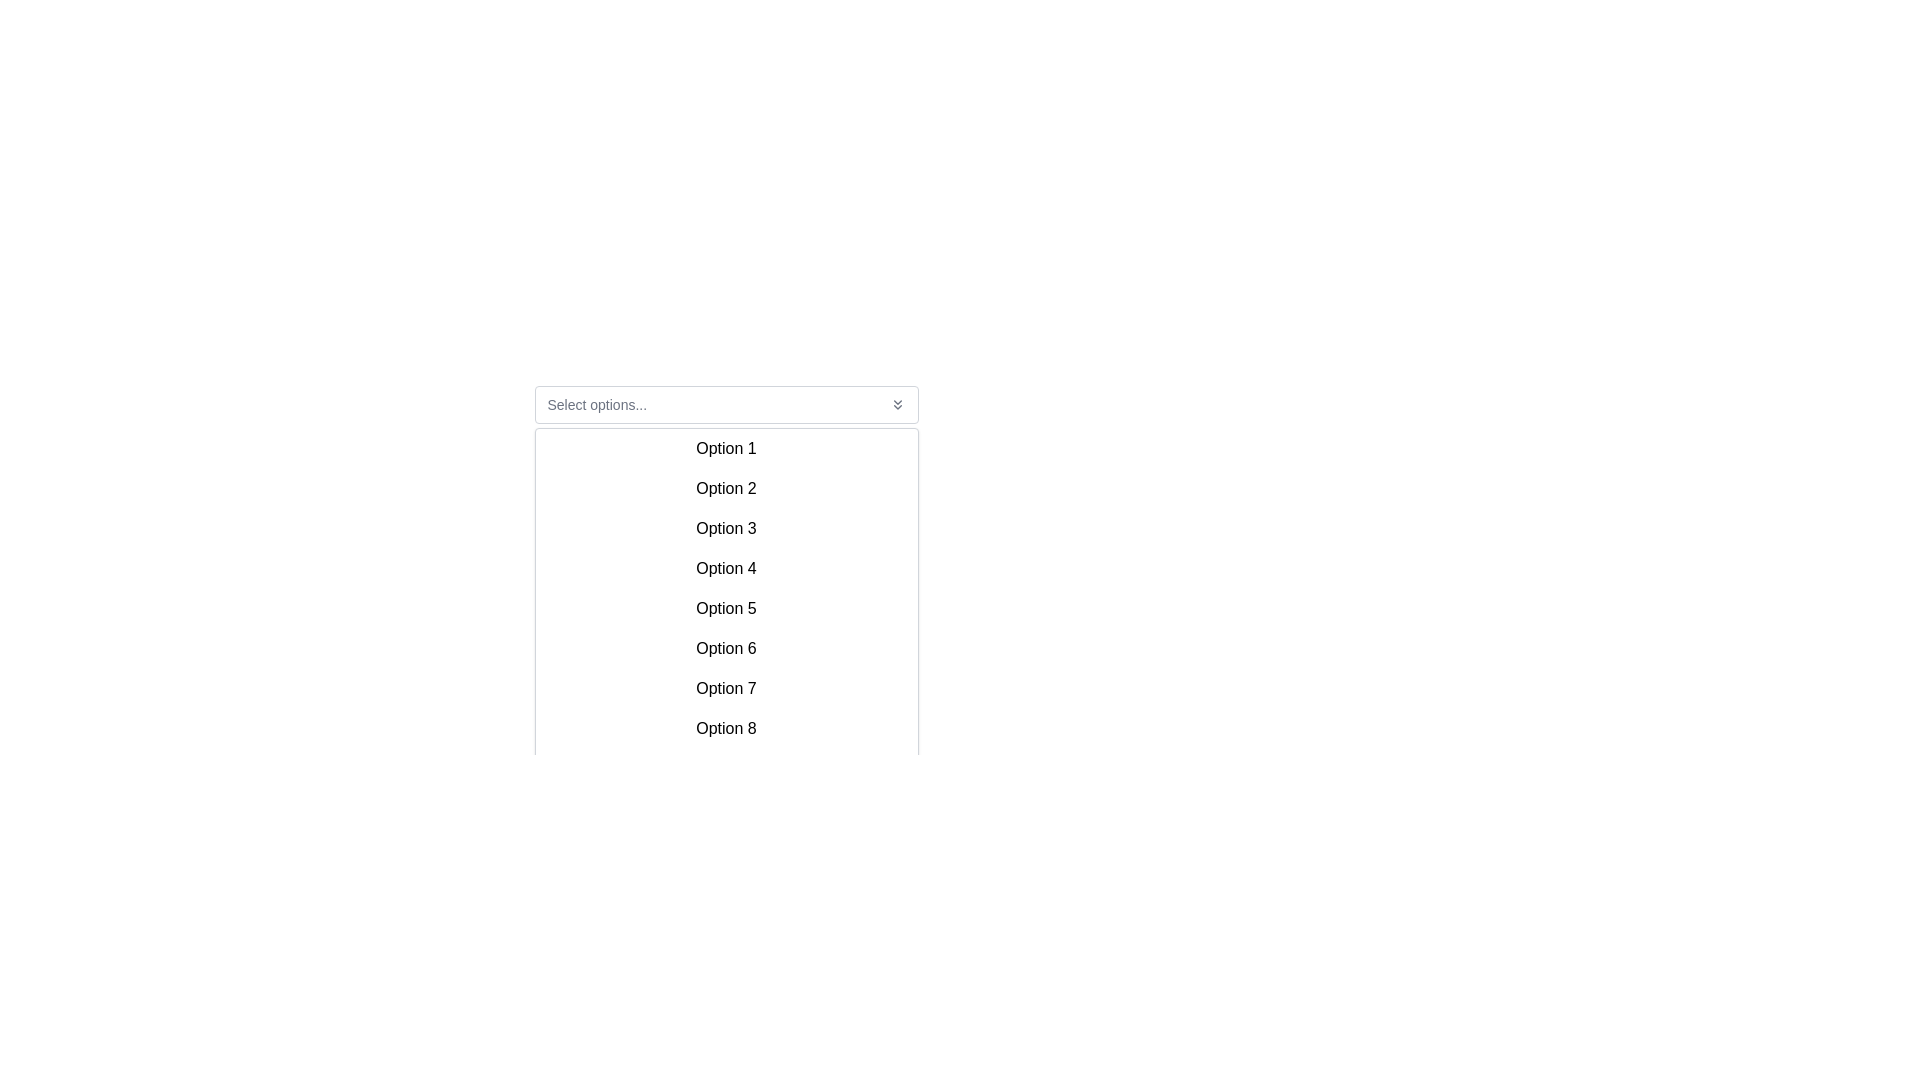 The width and height of the screenshot is (1920, 1080). What do you see at coordinates (725, 527) in the screenshot?
I see `the third visible item labeled 'Option 3' in the dropdown menu` at bounding box center [725, 527].